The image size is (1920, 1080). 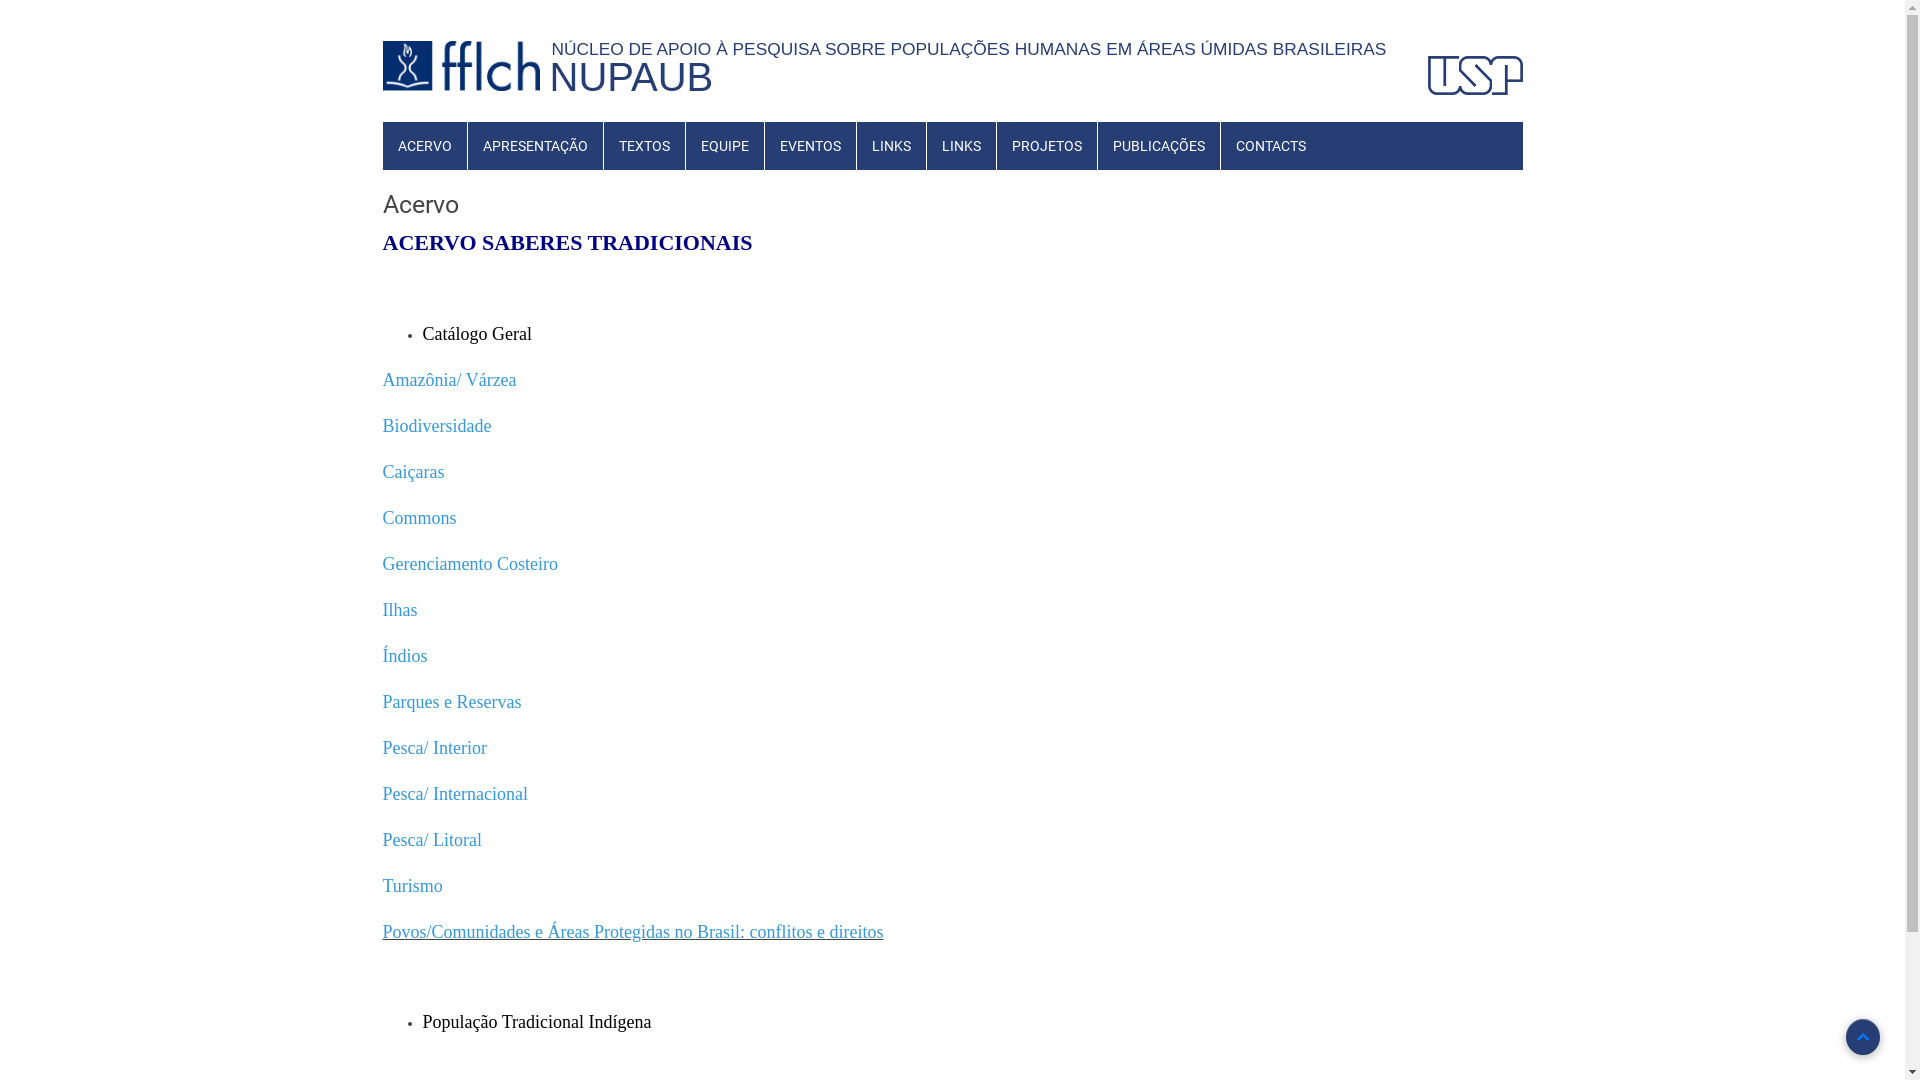 What do you see at coordinates (450, 702) in the screenshot?
I see `'Parques e Reservas'` at bounding box center [450, 702].